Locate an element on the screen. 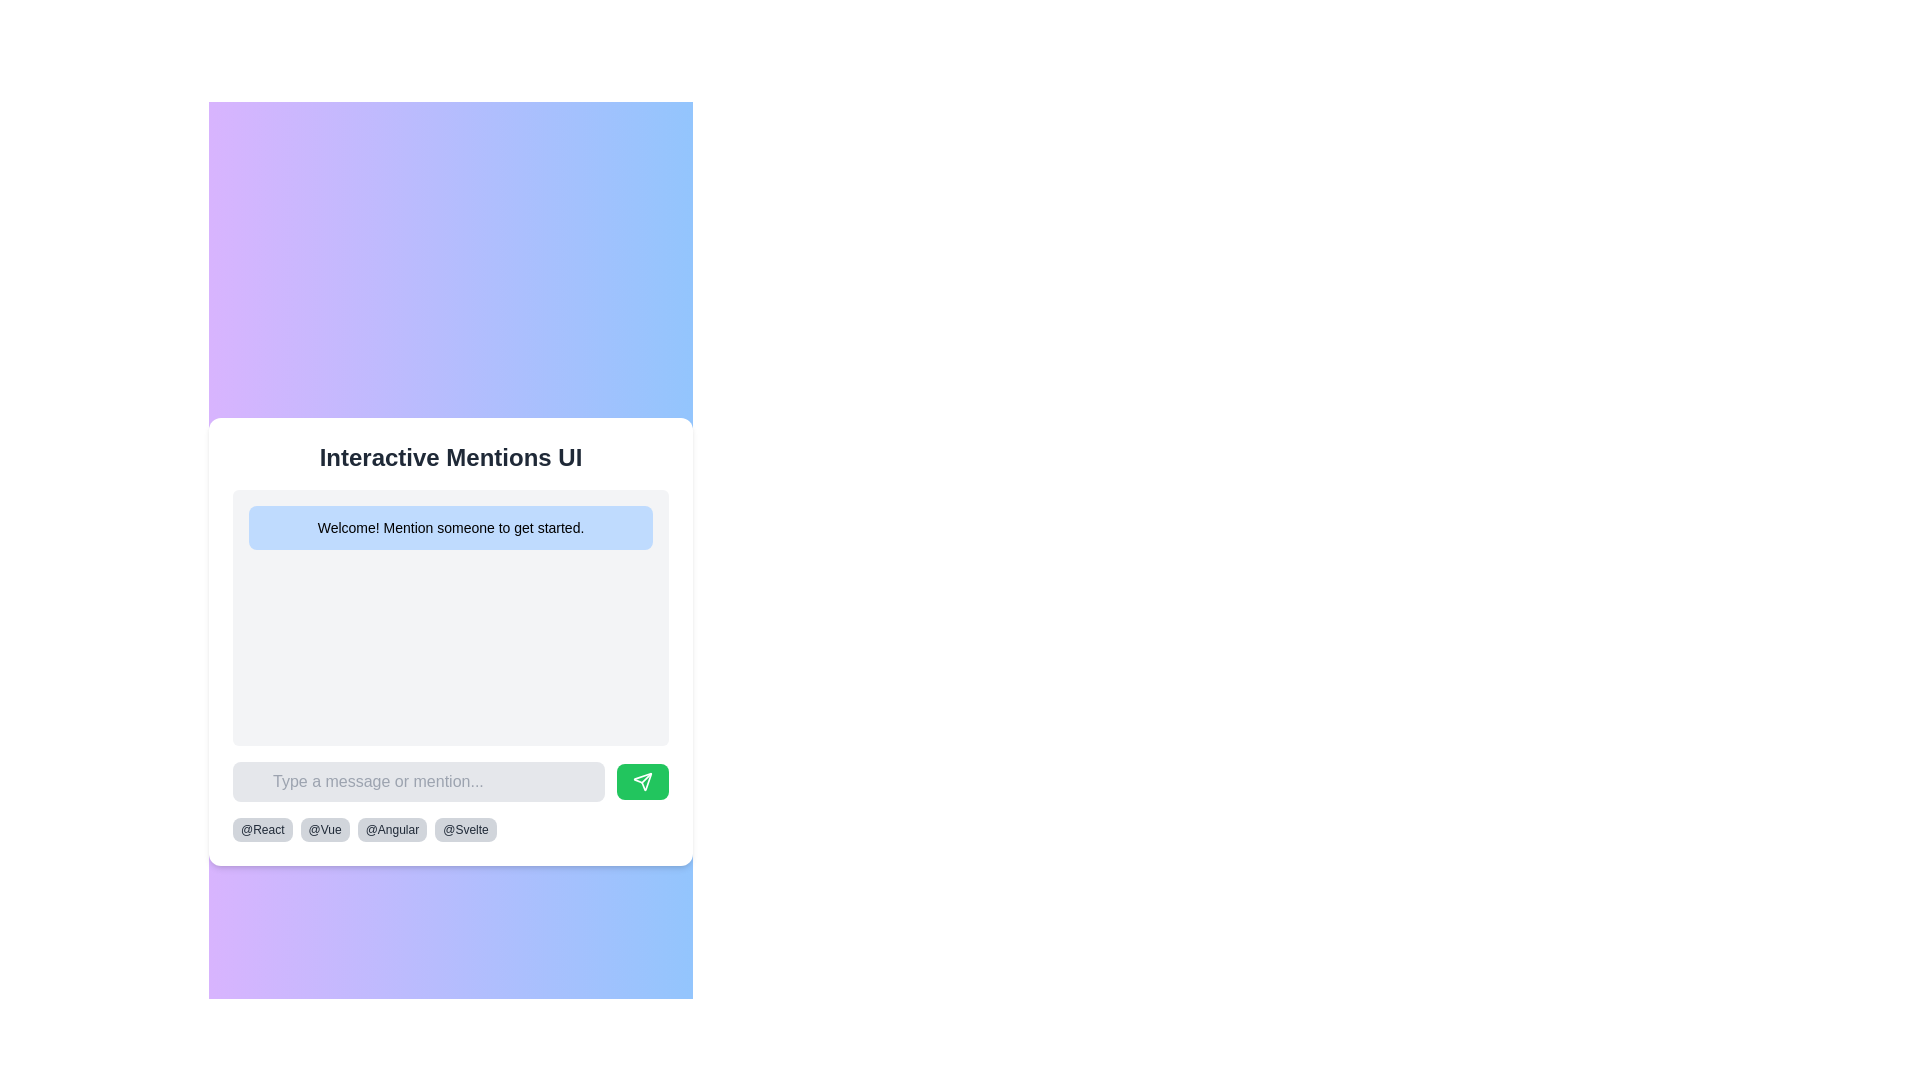 This screenshot has width=1920, height=1080. the second tag or label component styled as a button, which indicates the topic 'Vue' is located at coordinates (325, 829).